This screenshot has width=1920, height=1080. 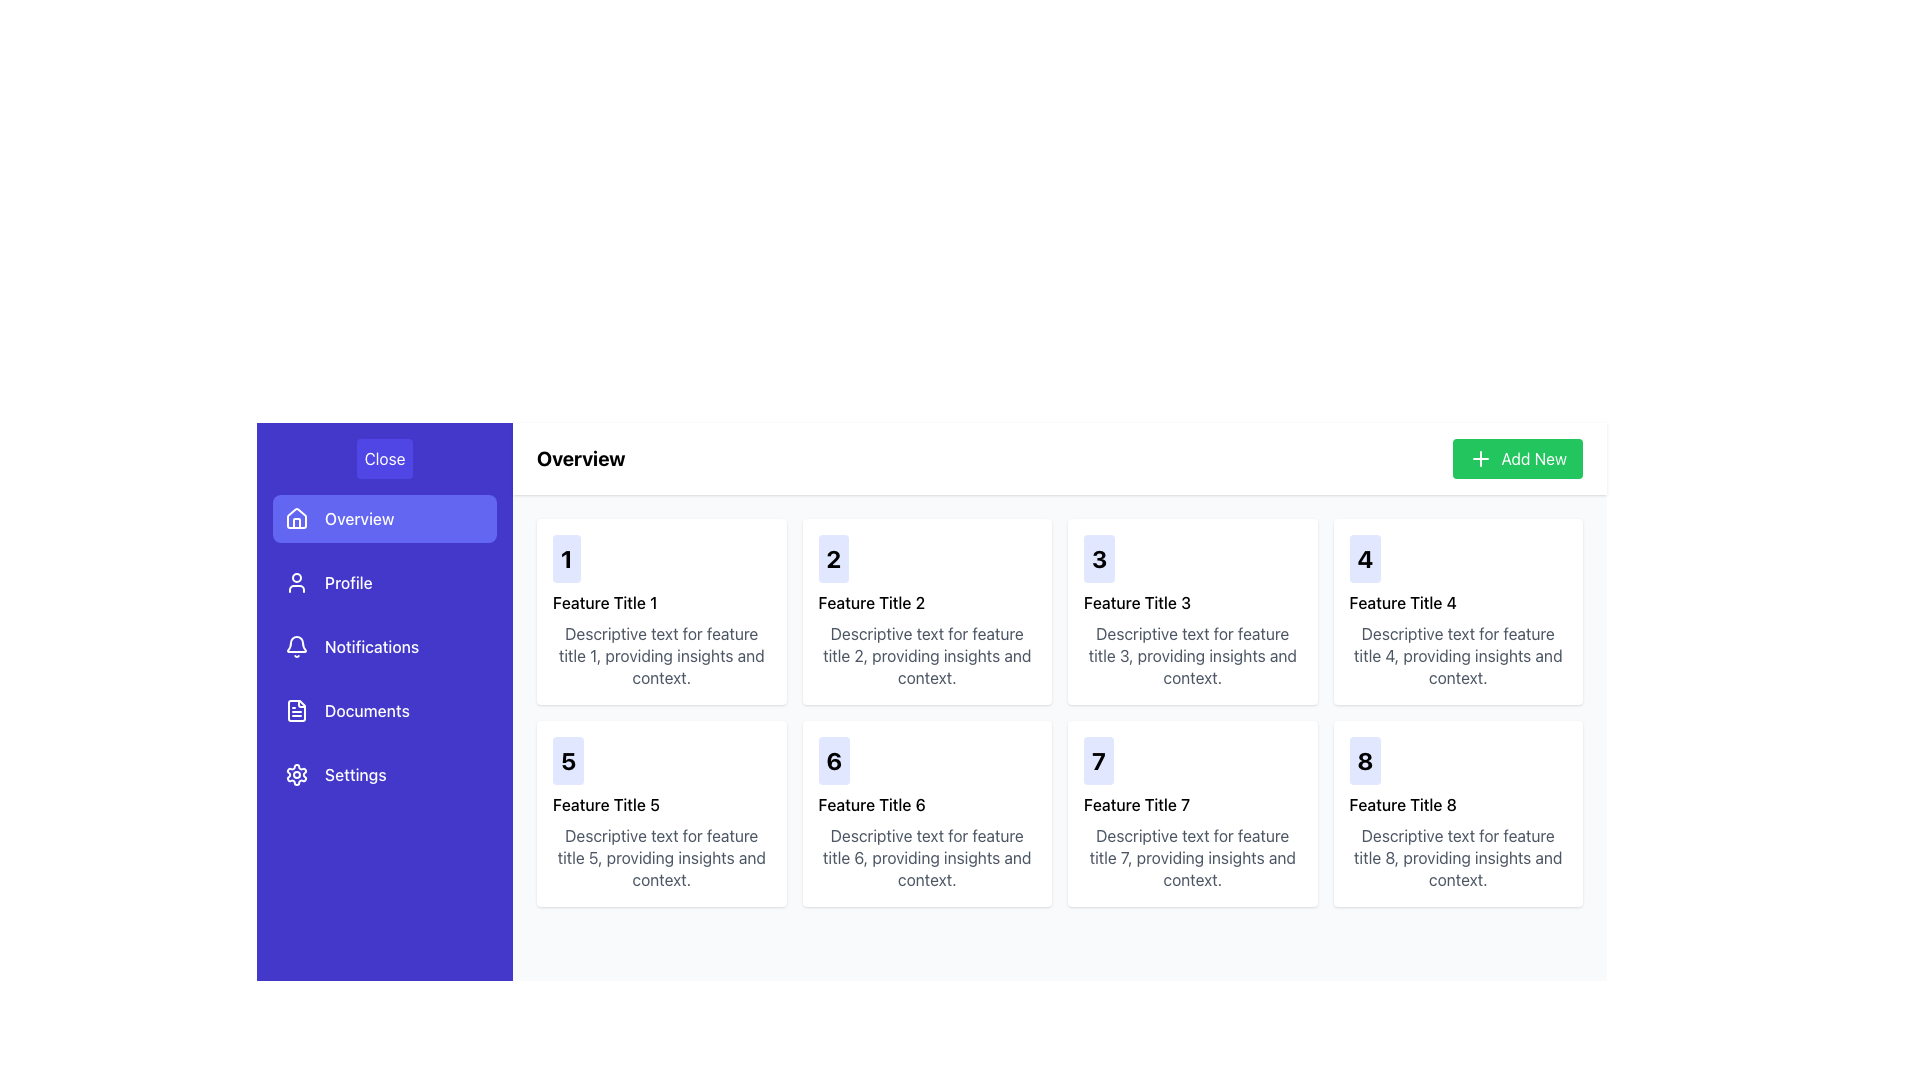 I want to click on the static text label displaying the number '3' with a light indigo background, located under the heading 'Feature Title 3' in the upper row, third column of the grid layout, so click(x=1098, y=559).